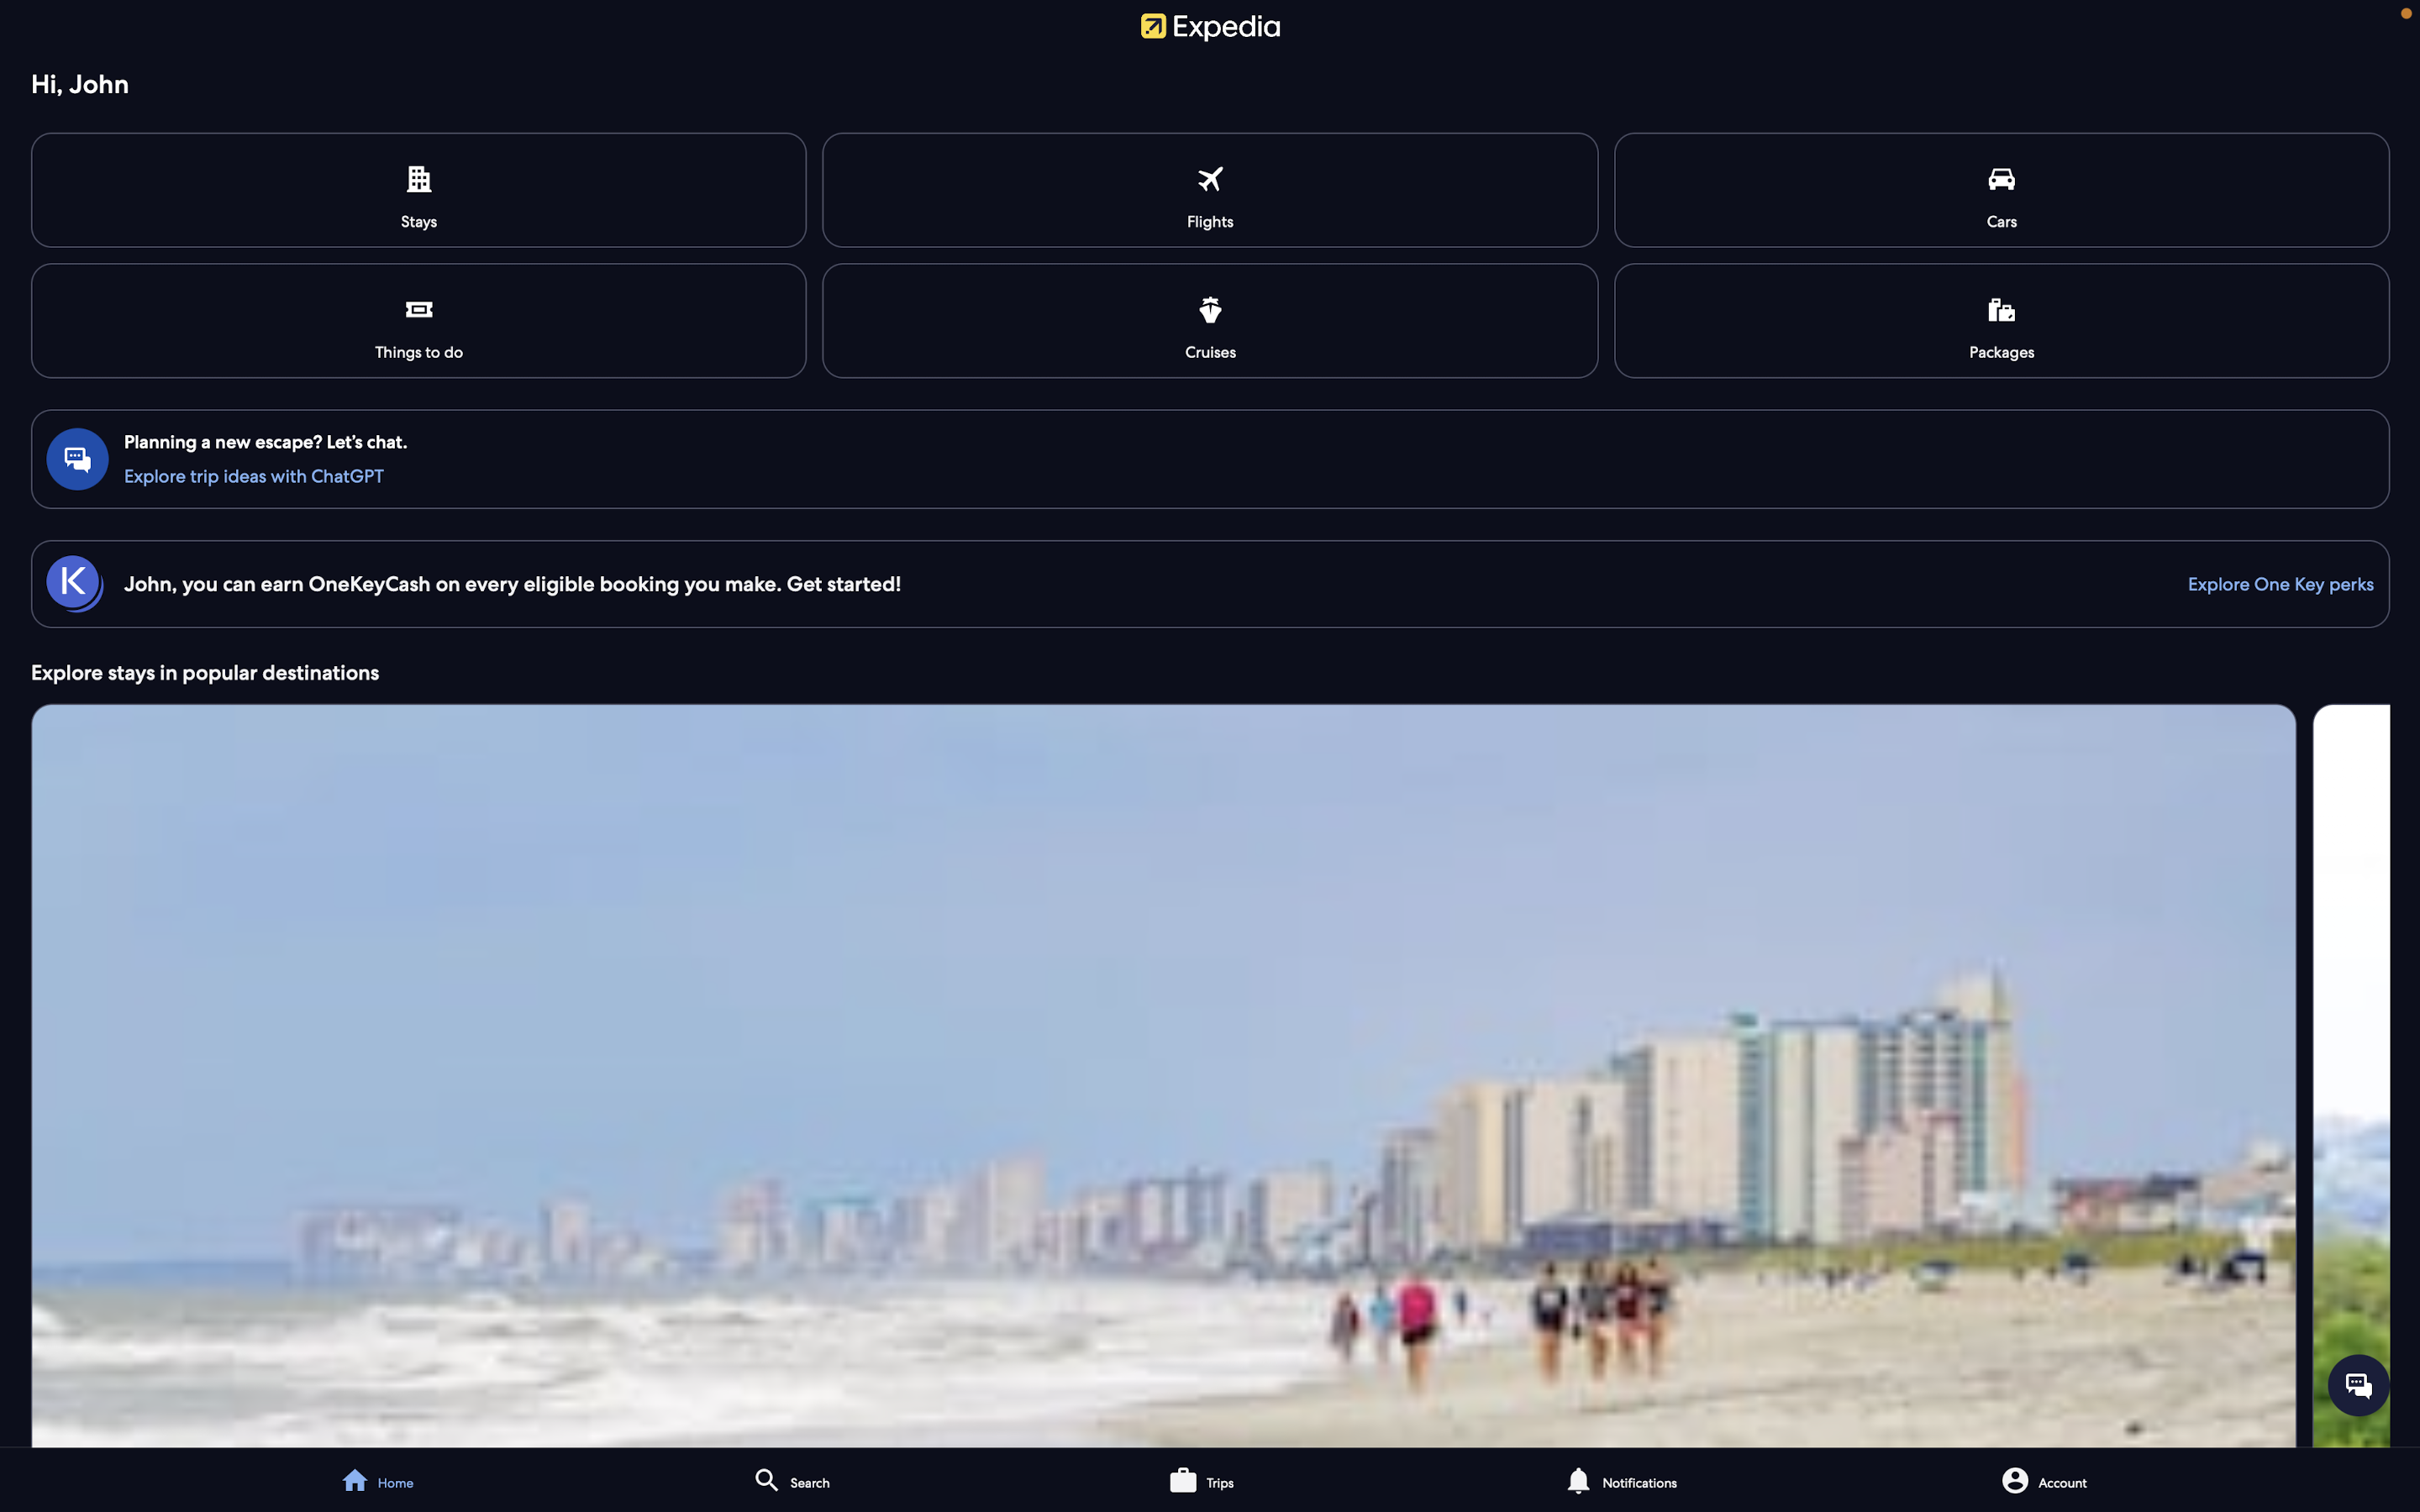  Describe the element at coordinates (3484800, 1931580) in the screenshot. I see `"explore stays" section on the screen` at that location.